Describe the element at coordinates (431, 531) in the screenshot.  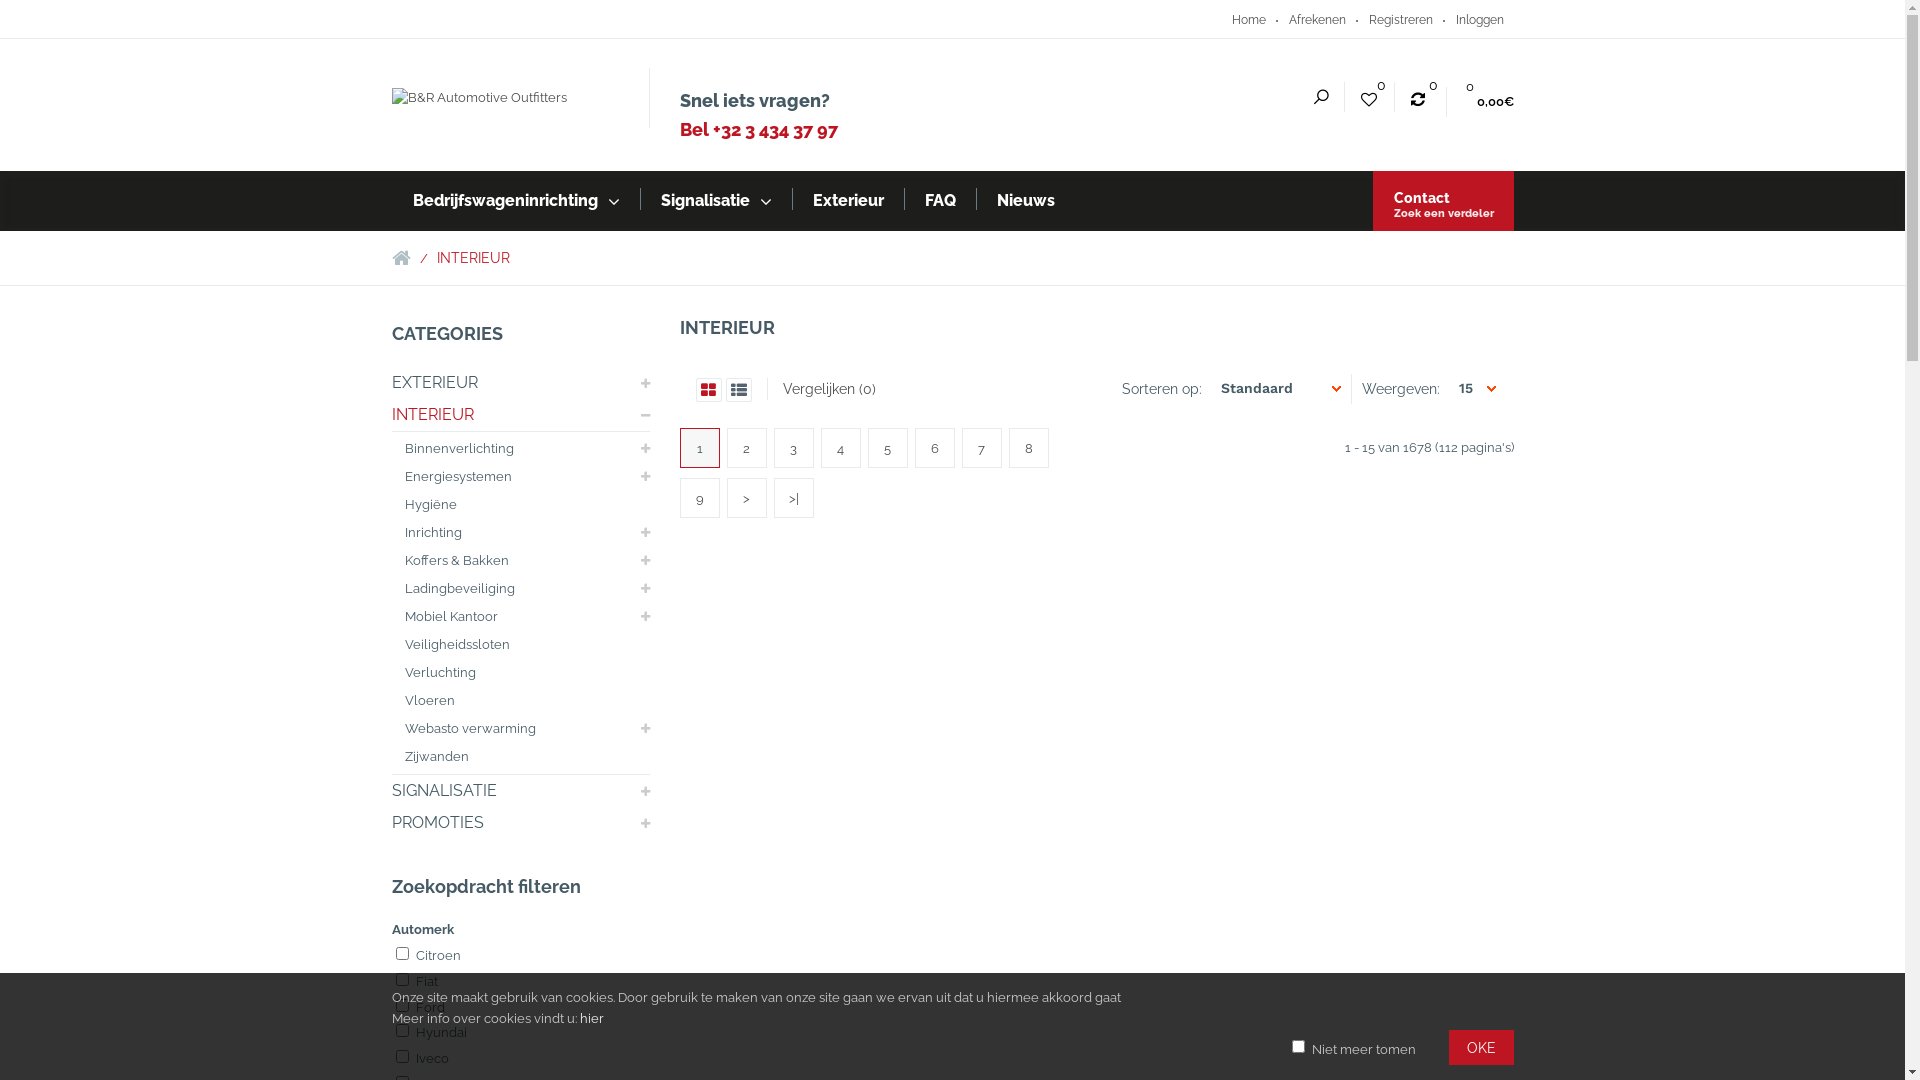
I see `'Inrichting'` at that location.